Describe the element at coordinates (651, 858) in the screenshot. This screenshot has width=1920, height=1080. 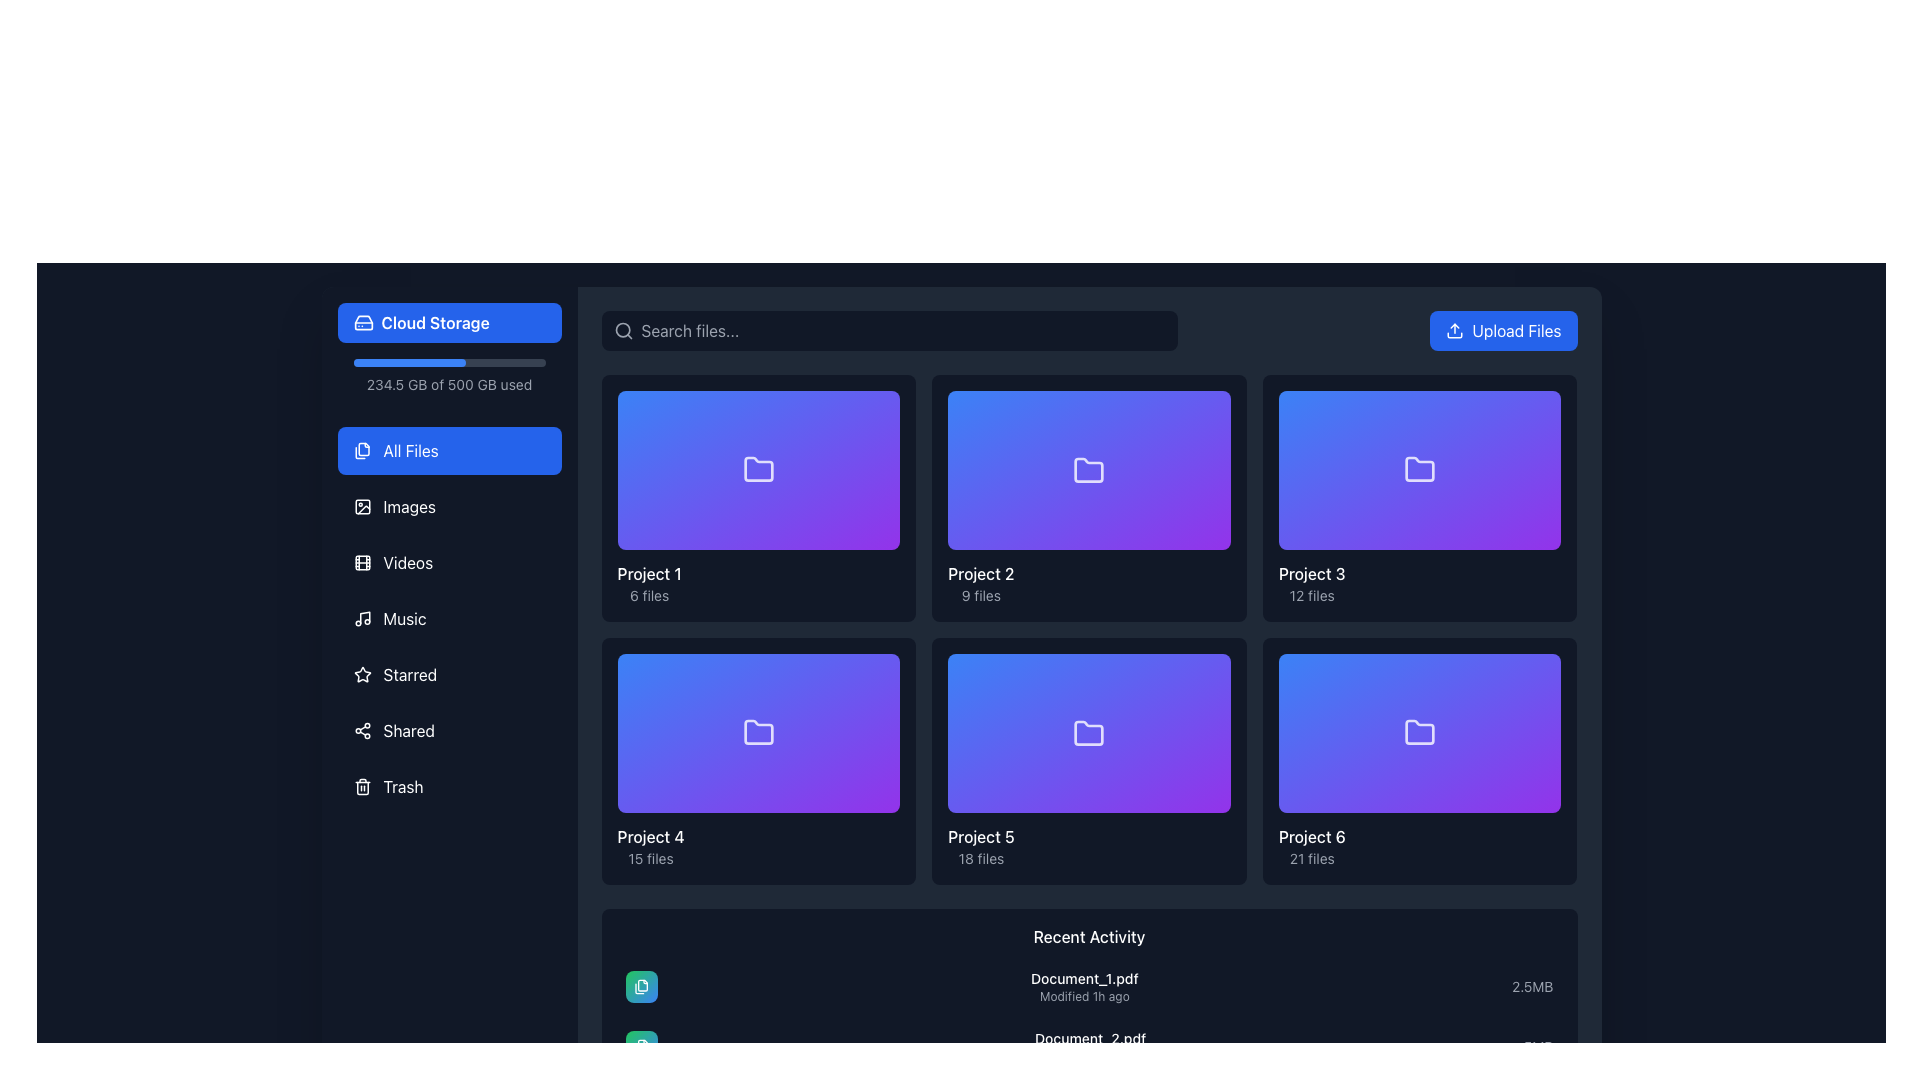
I see `text label displaying '15 files' located beneath the 'Project 4' heading in the card-style layout` at that location.